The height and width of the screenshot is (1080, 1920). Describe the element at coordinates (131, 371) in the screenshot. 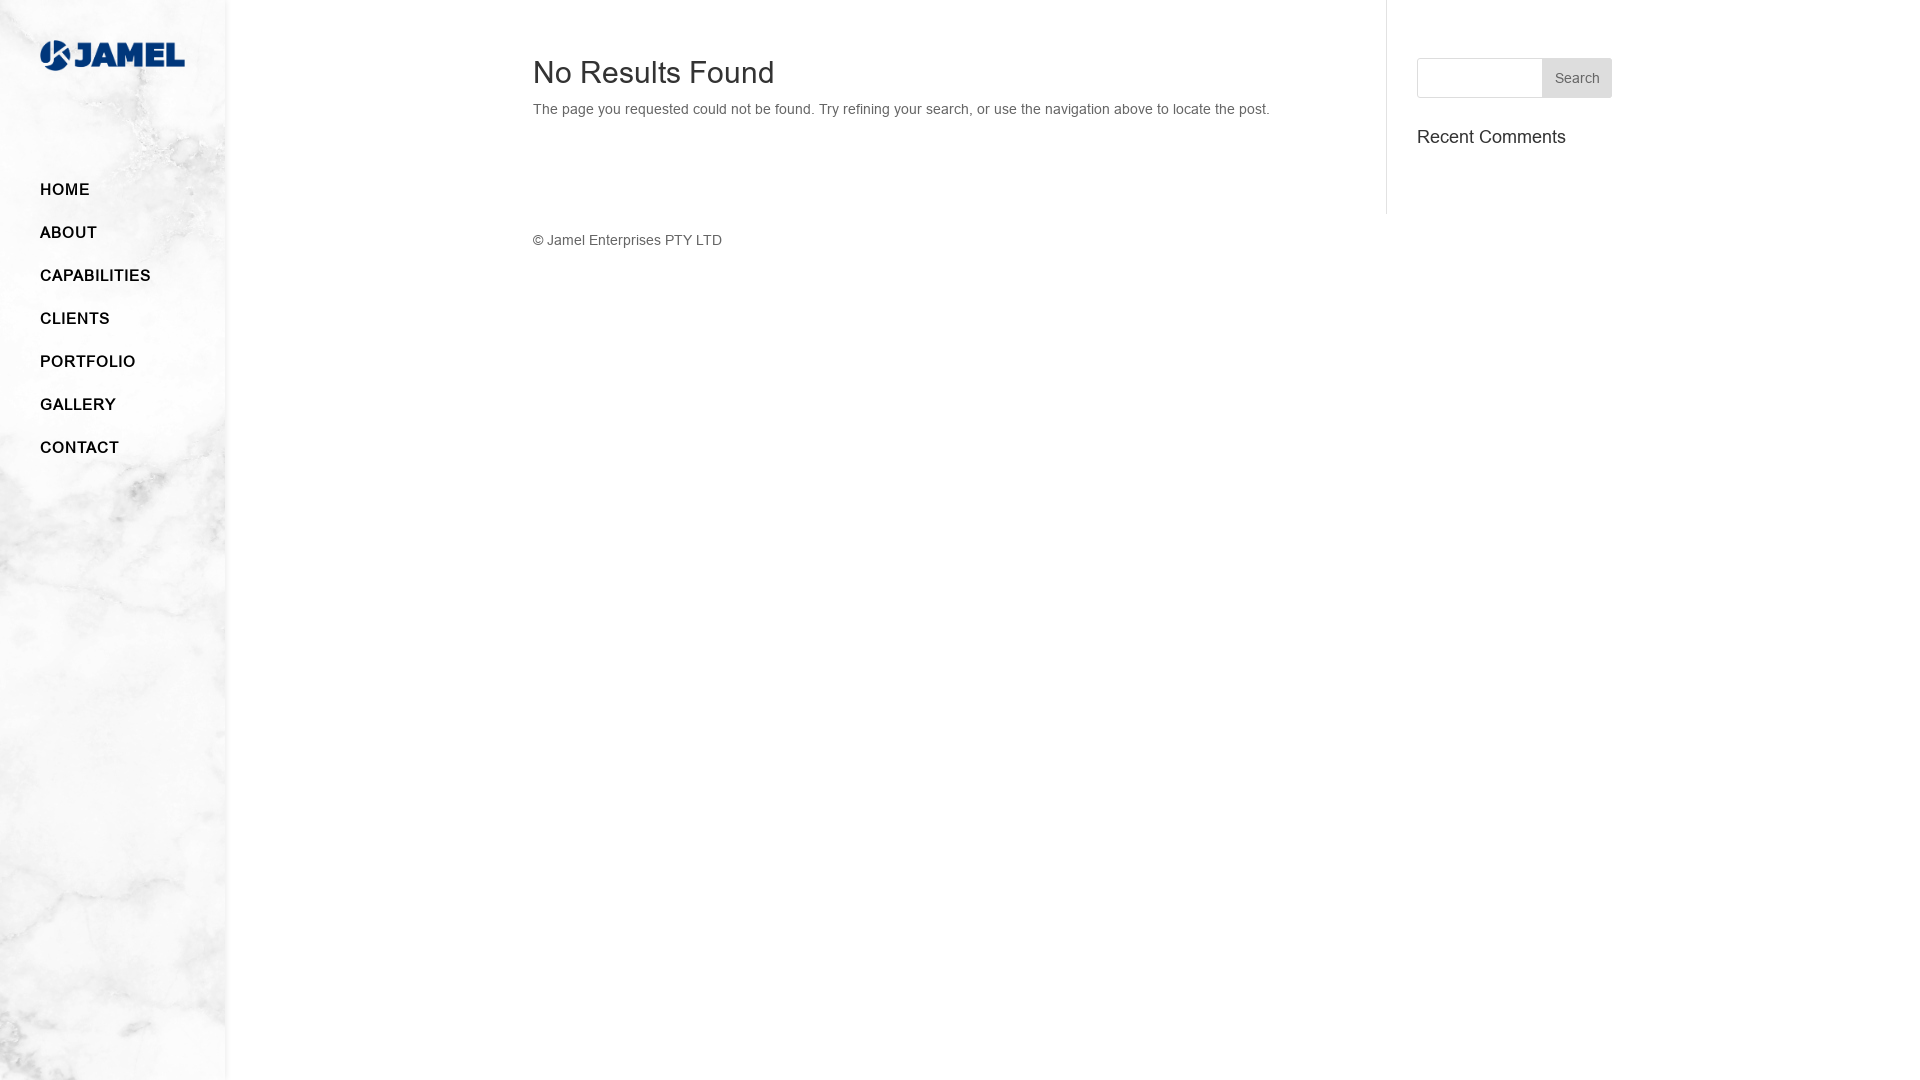

I see `'PORTFOLIO'` at that location.